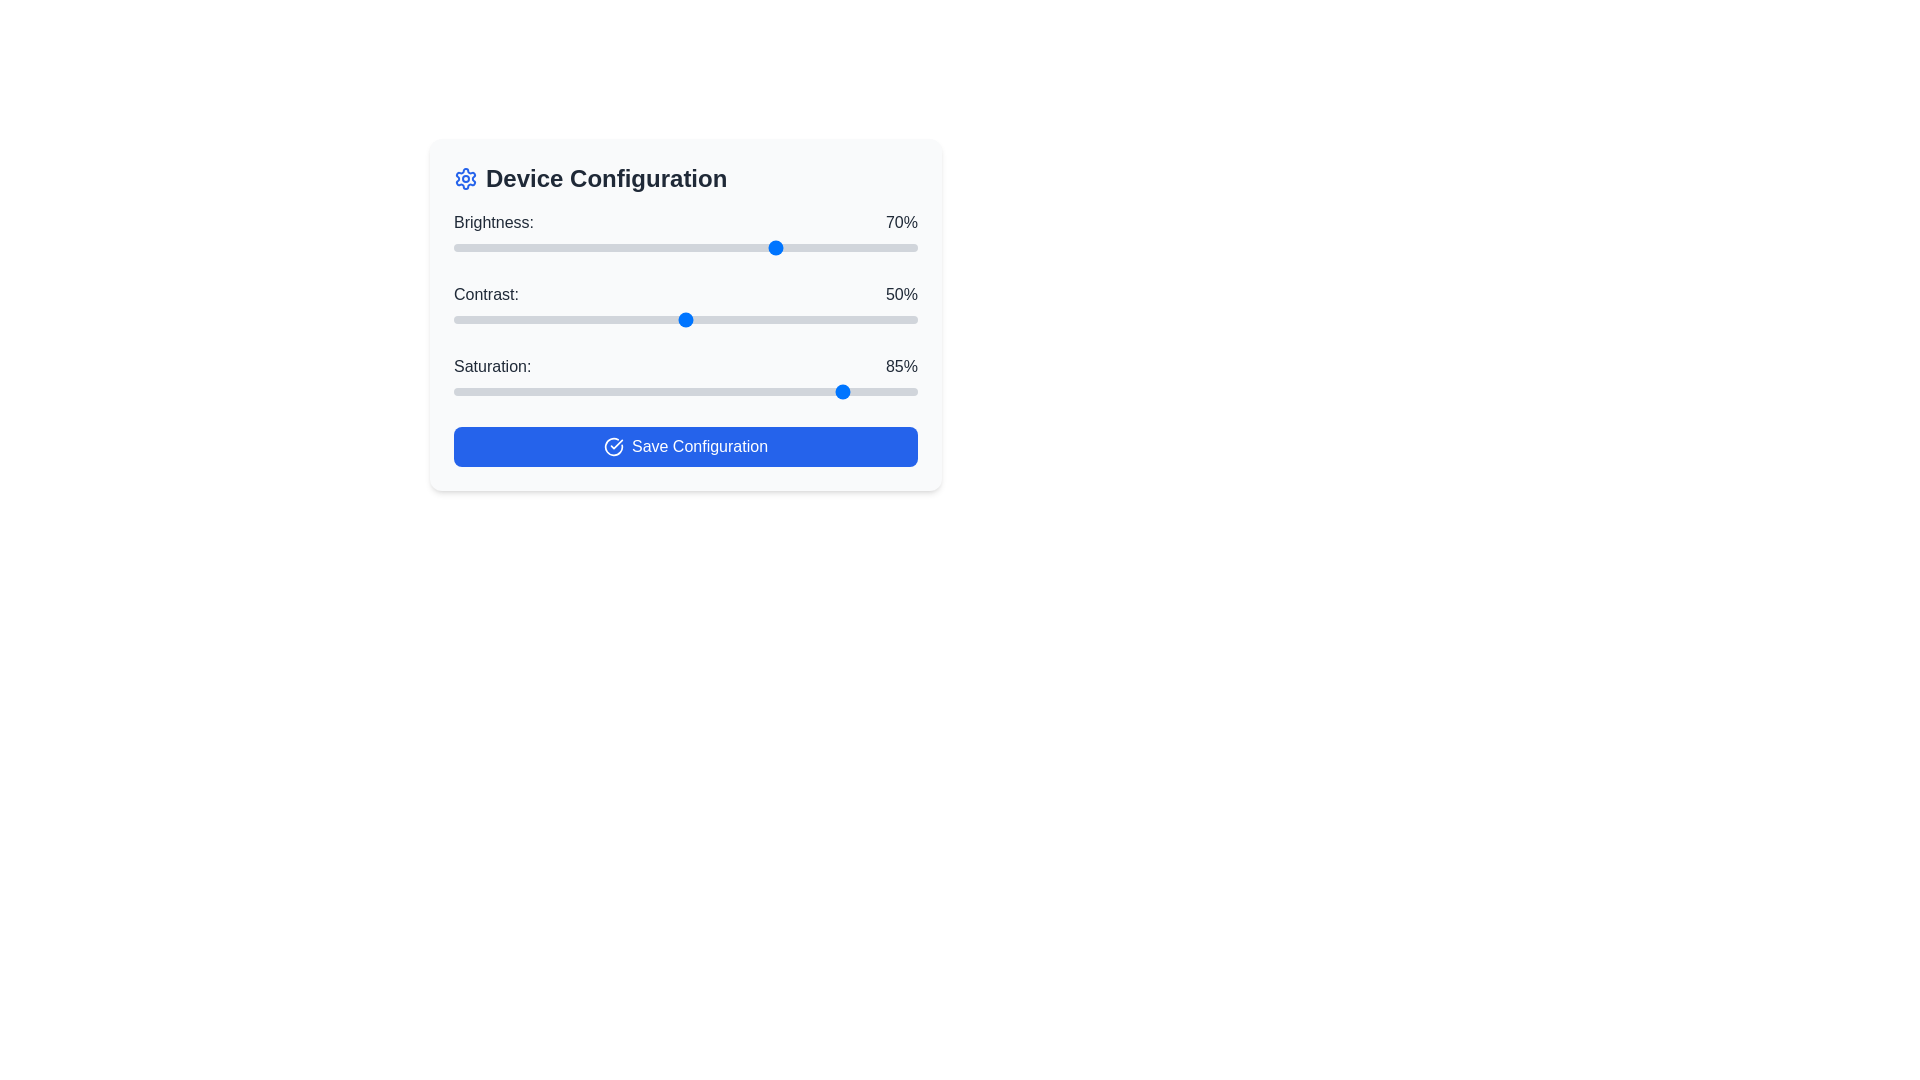 The image size is (1920, 1080). I want to click on the saturation level, so click(638, 392).